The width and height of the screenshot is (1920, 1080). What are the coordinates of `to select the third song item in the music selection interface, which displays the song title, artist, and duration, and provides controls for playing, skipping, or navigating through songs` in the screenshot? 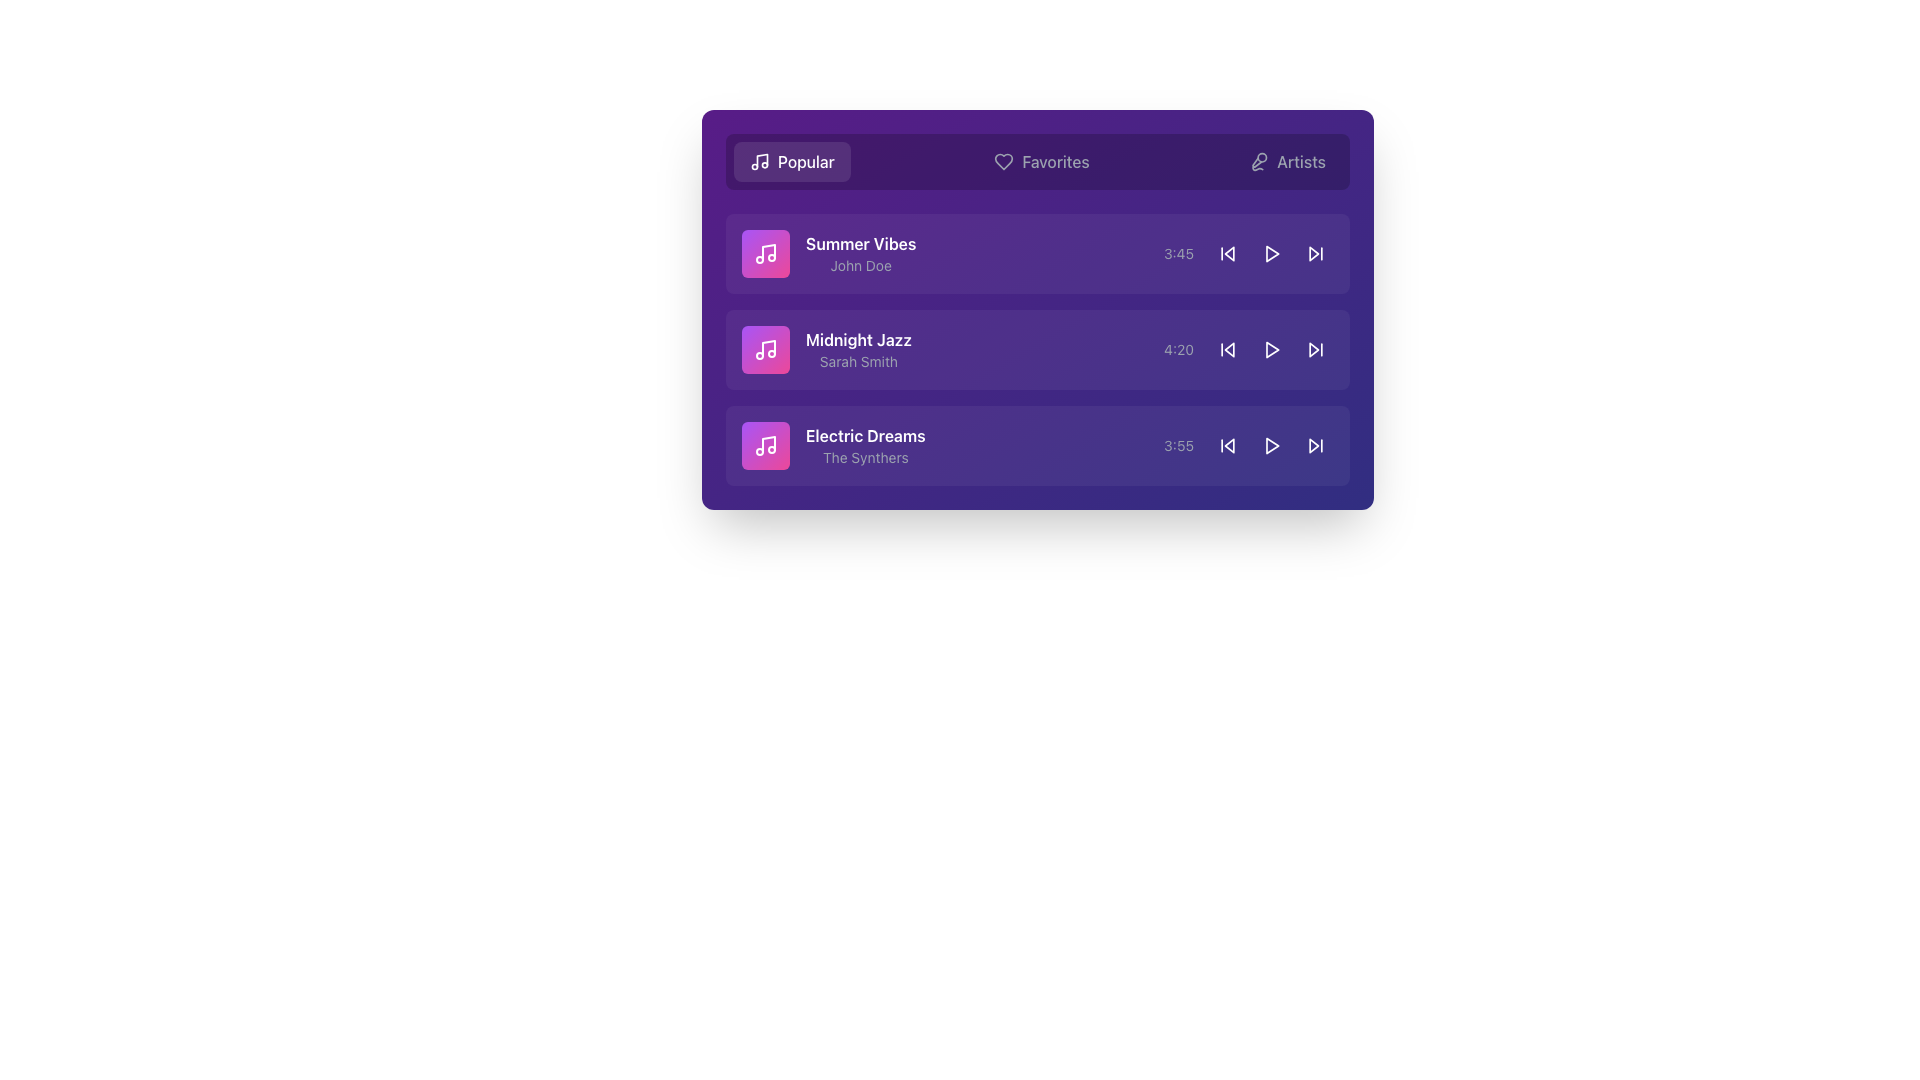 It's located at (1037, 445).